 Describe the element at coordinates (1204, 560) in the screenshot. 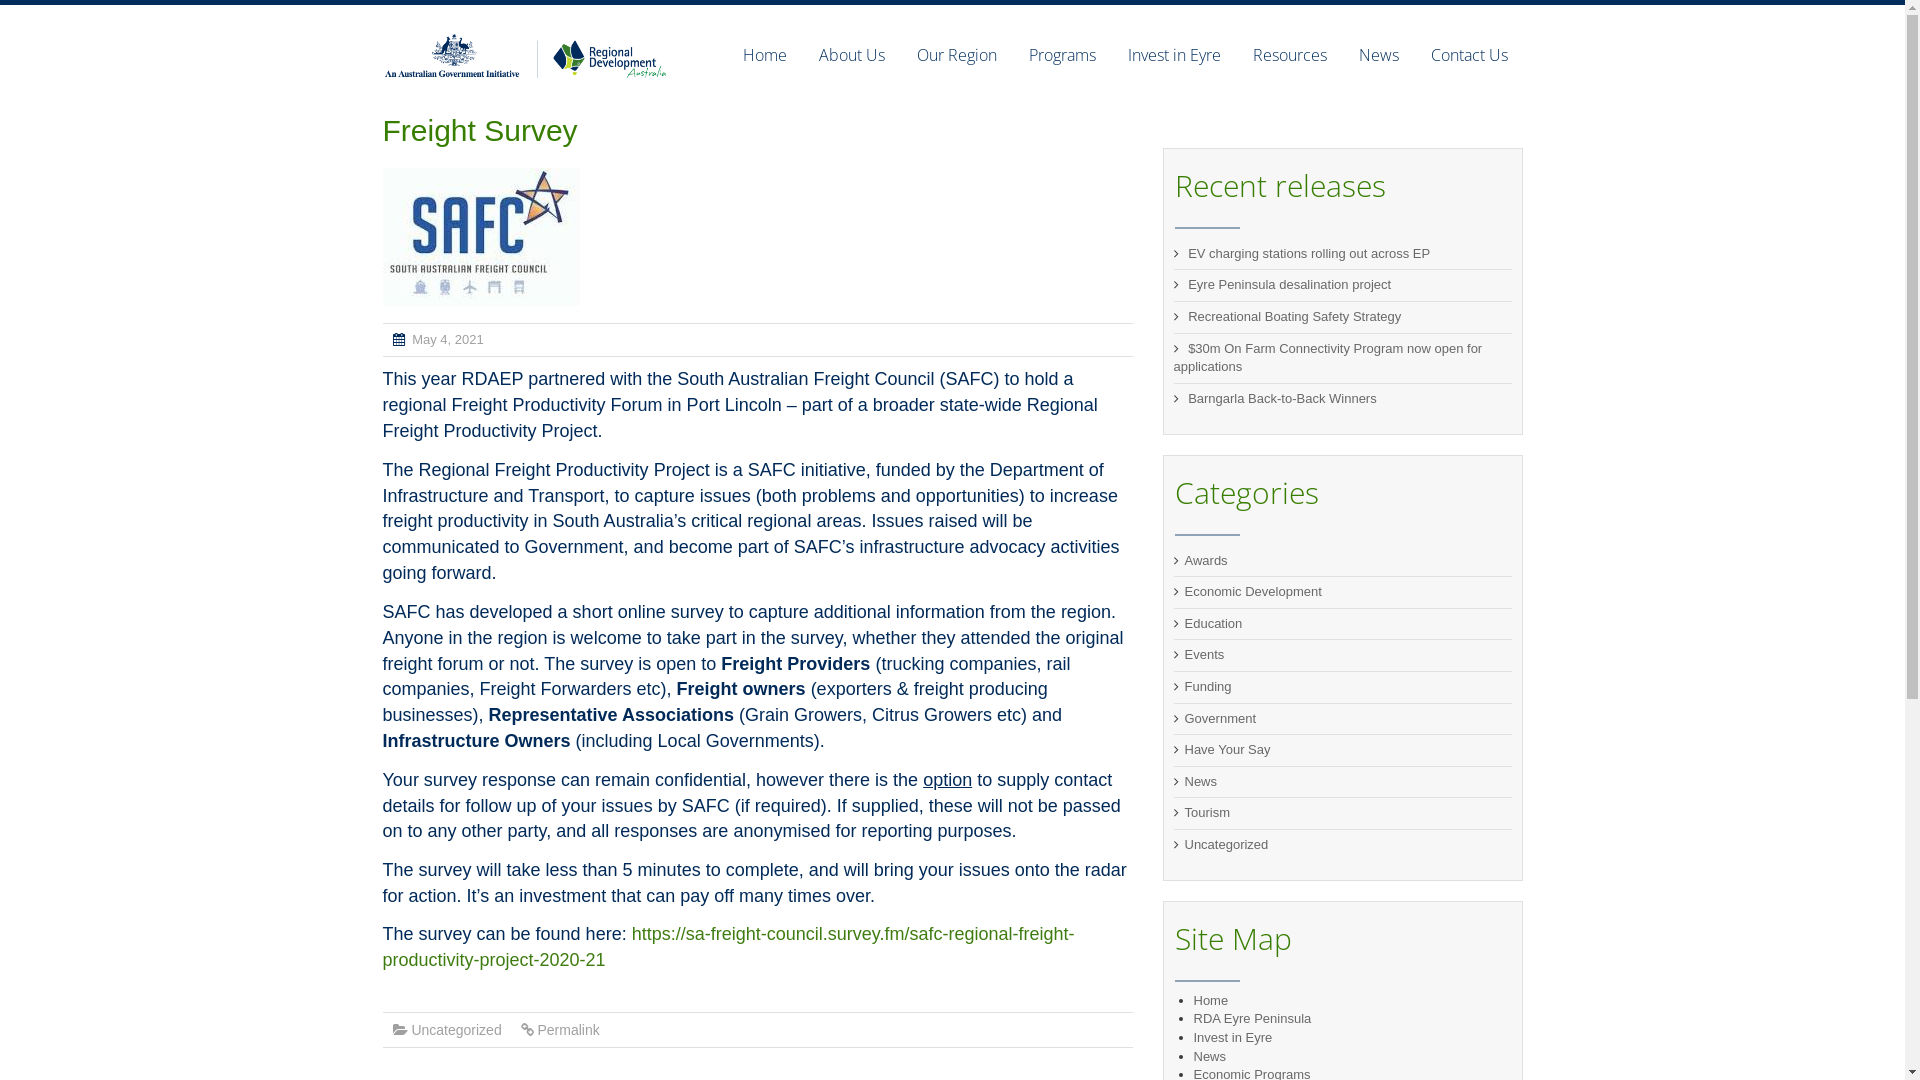

I see `'Awards'` at that location.